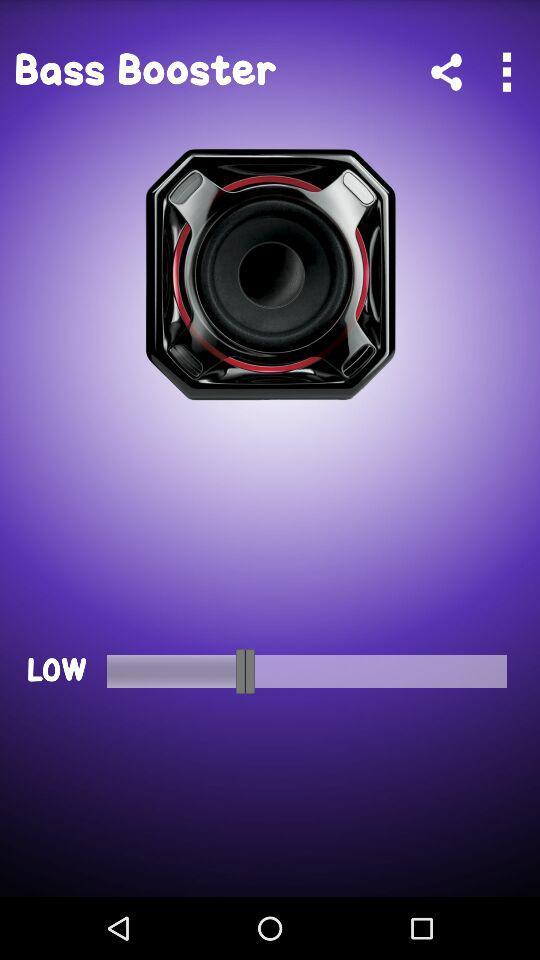 The image size is (540, 960). I want to click on the icon below bass booster app, so click(270, 274).